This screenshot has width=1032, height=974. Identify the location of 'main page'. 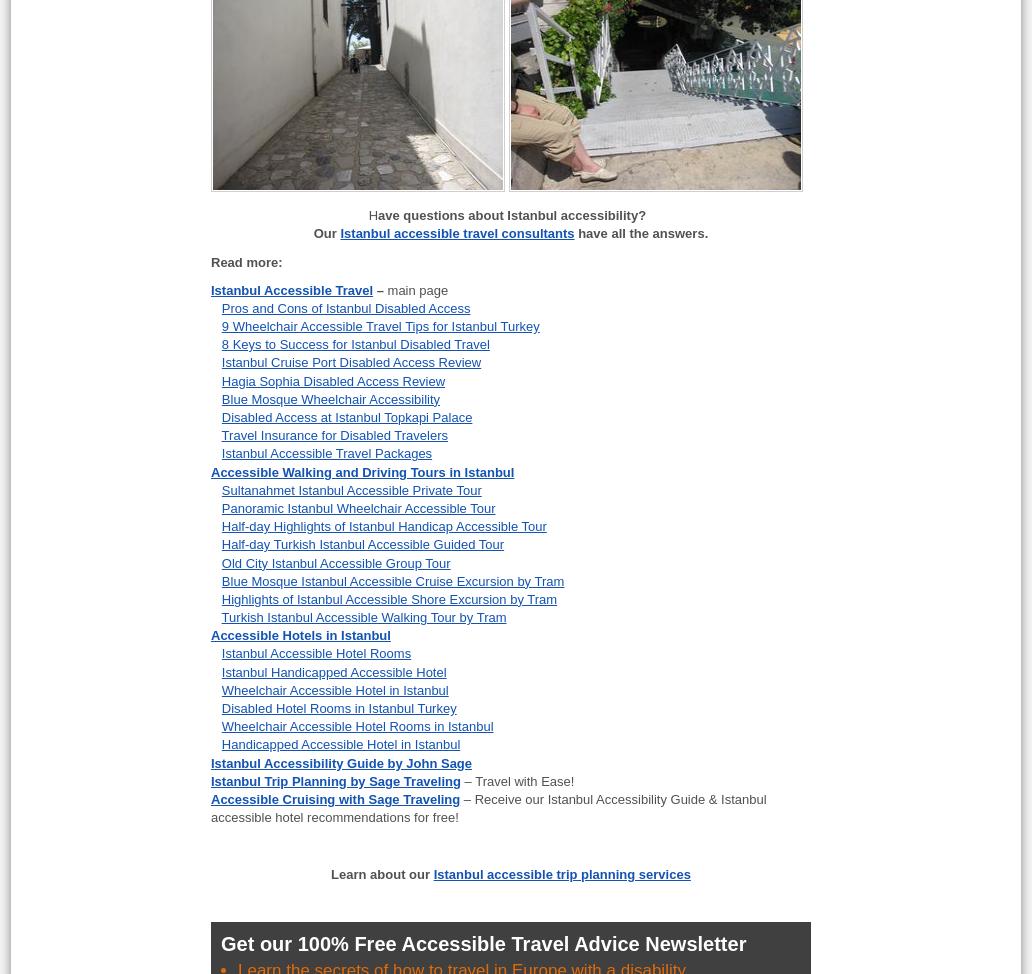
(417, 288).